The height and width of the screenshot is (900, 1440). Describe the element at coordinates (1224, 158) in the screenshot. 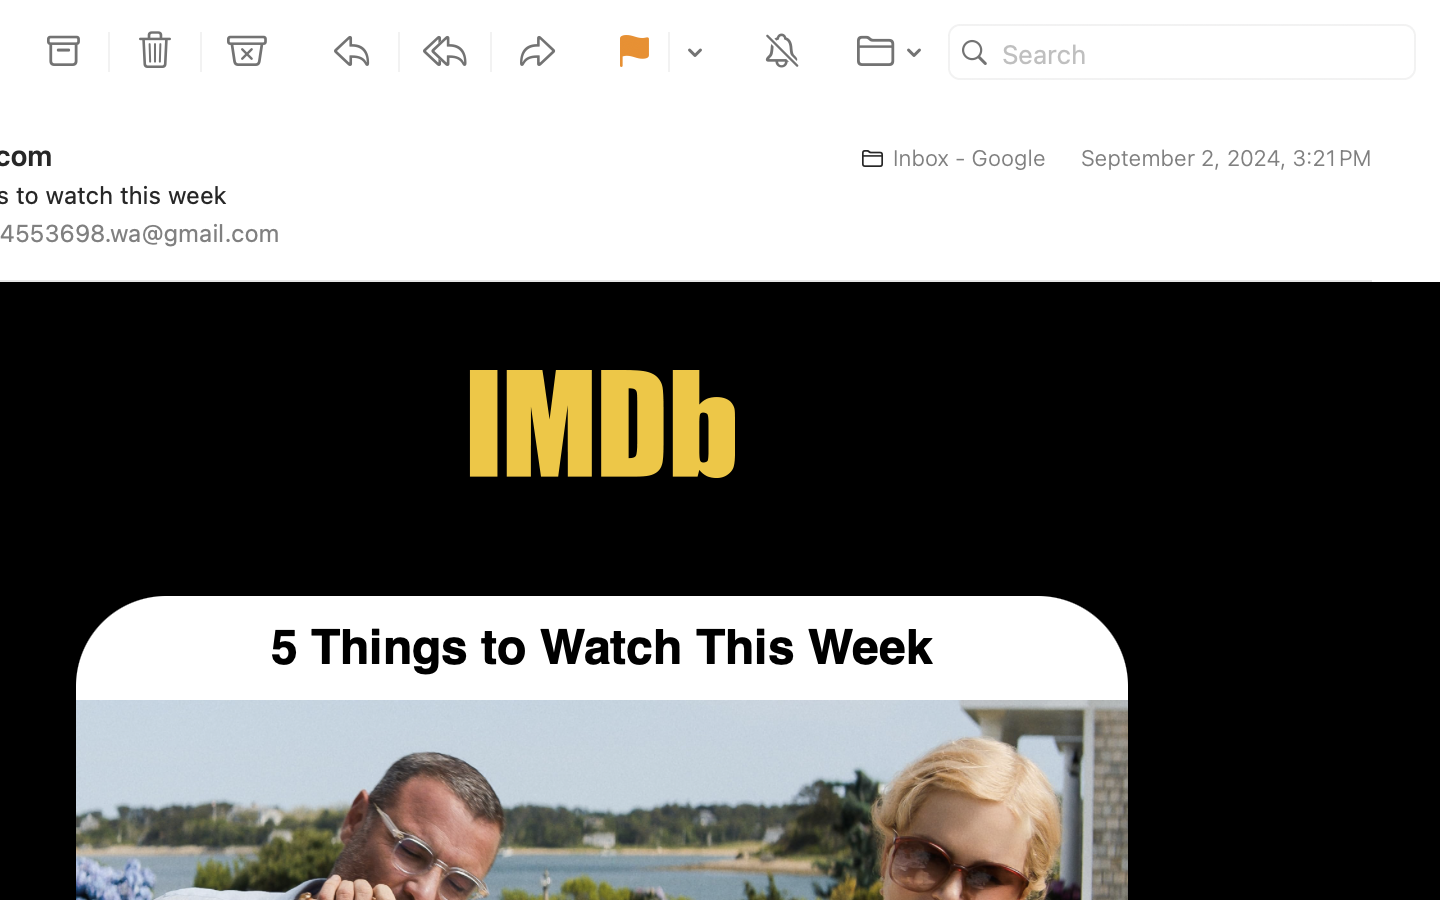

I see `'September 2, 2024, 3:21 PM'` at that location.